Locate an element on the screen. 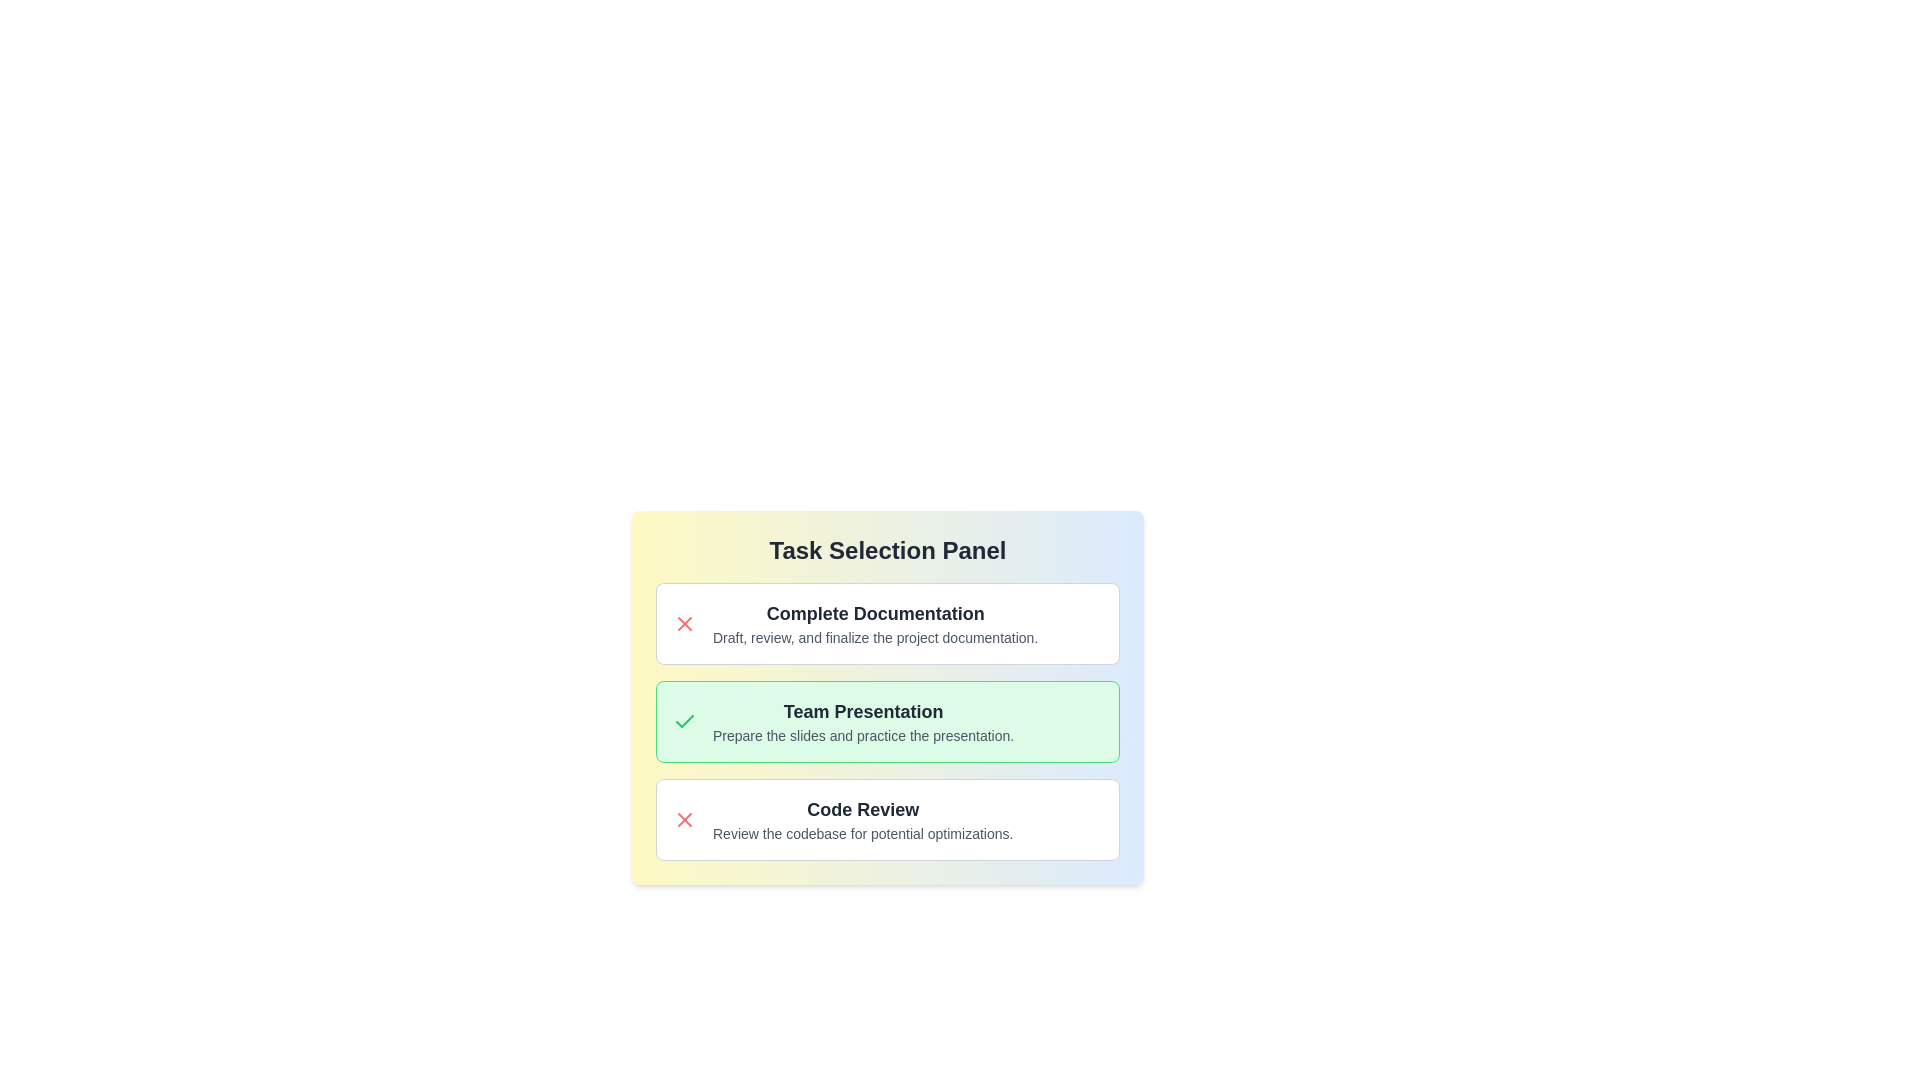  text content of the Text Label that serves as the title for the task item labeled 'Complete Documentation', located near the upper section of a vertically aligned list of task items is located at coordinates (875, 612).